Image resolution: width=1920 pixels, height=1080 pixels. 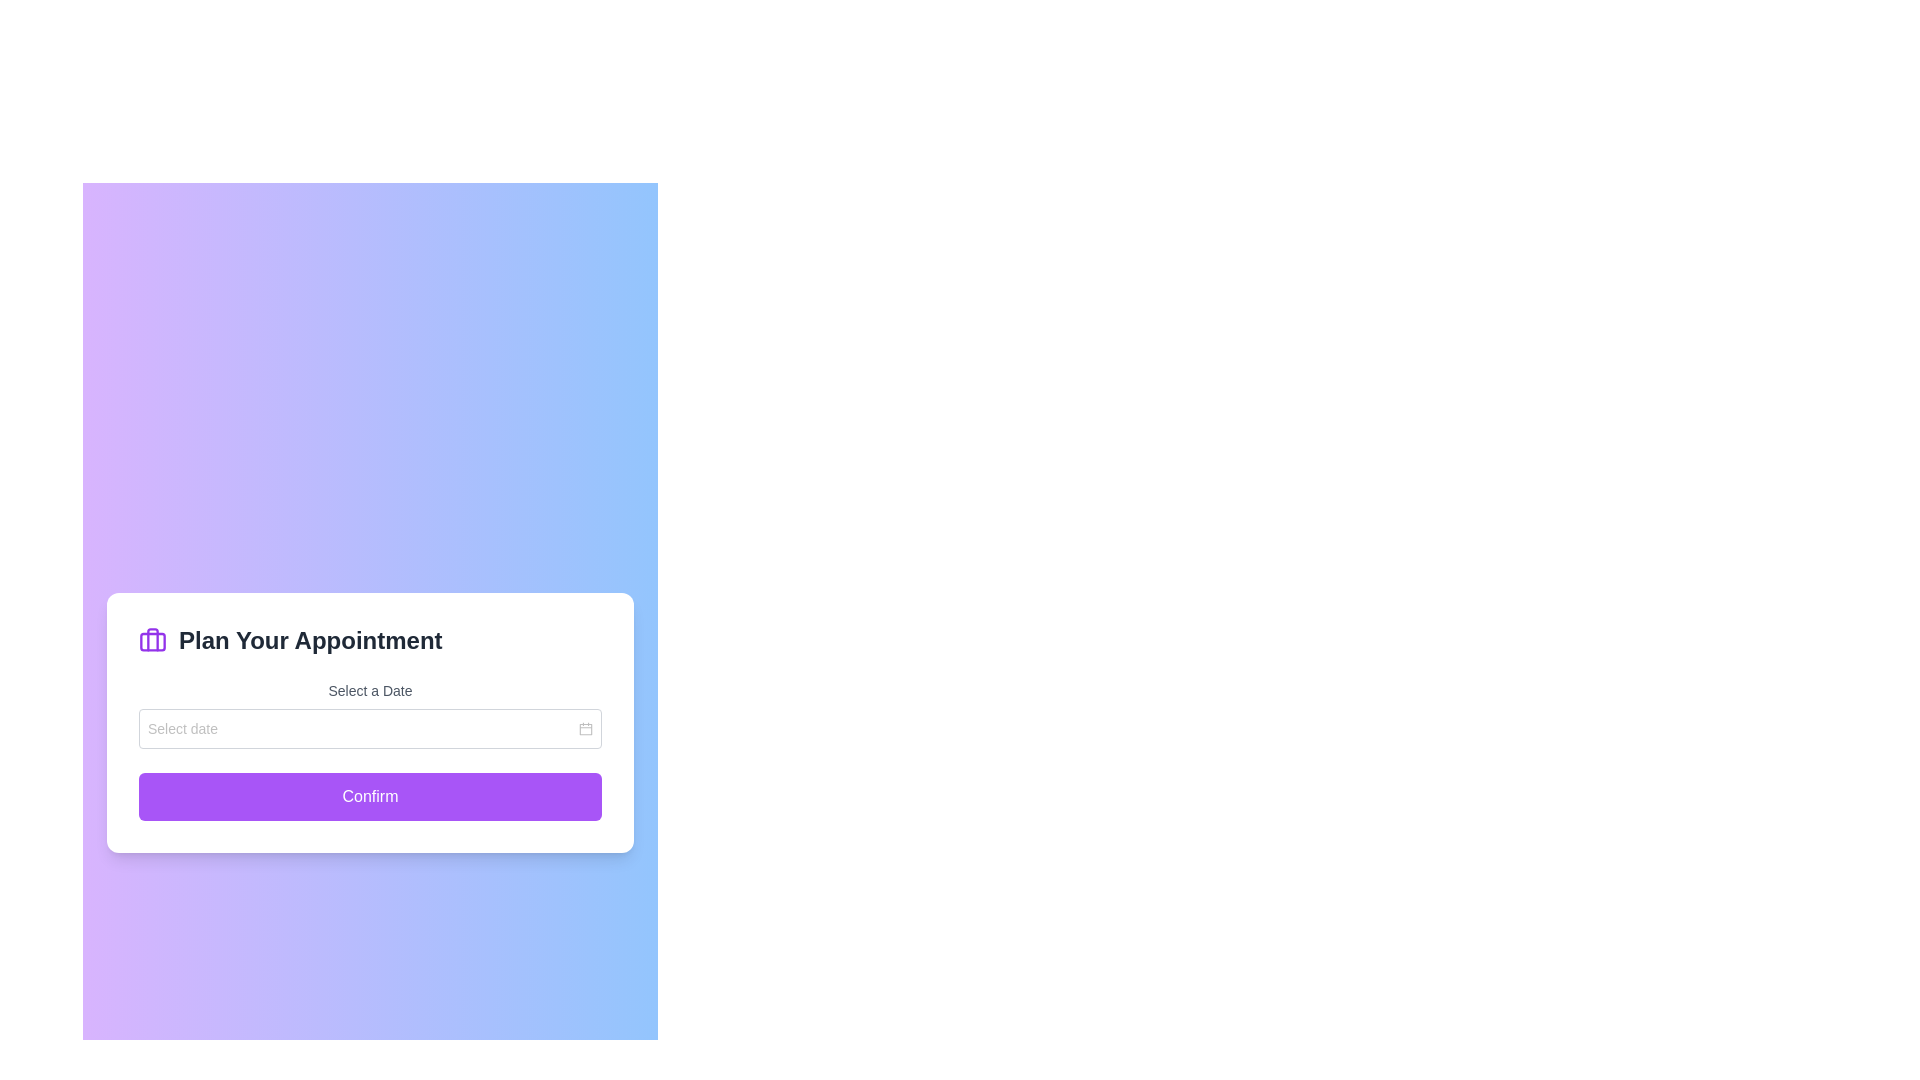 I want to click on the text label that says 'Select a Date', which is styled in a small gray font and is located at the upper center of a rectangular card above the 'Select date' input field, so click(x=370, y=689).